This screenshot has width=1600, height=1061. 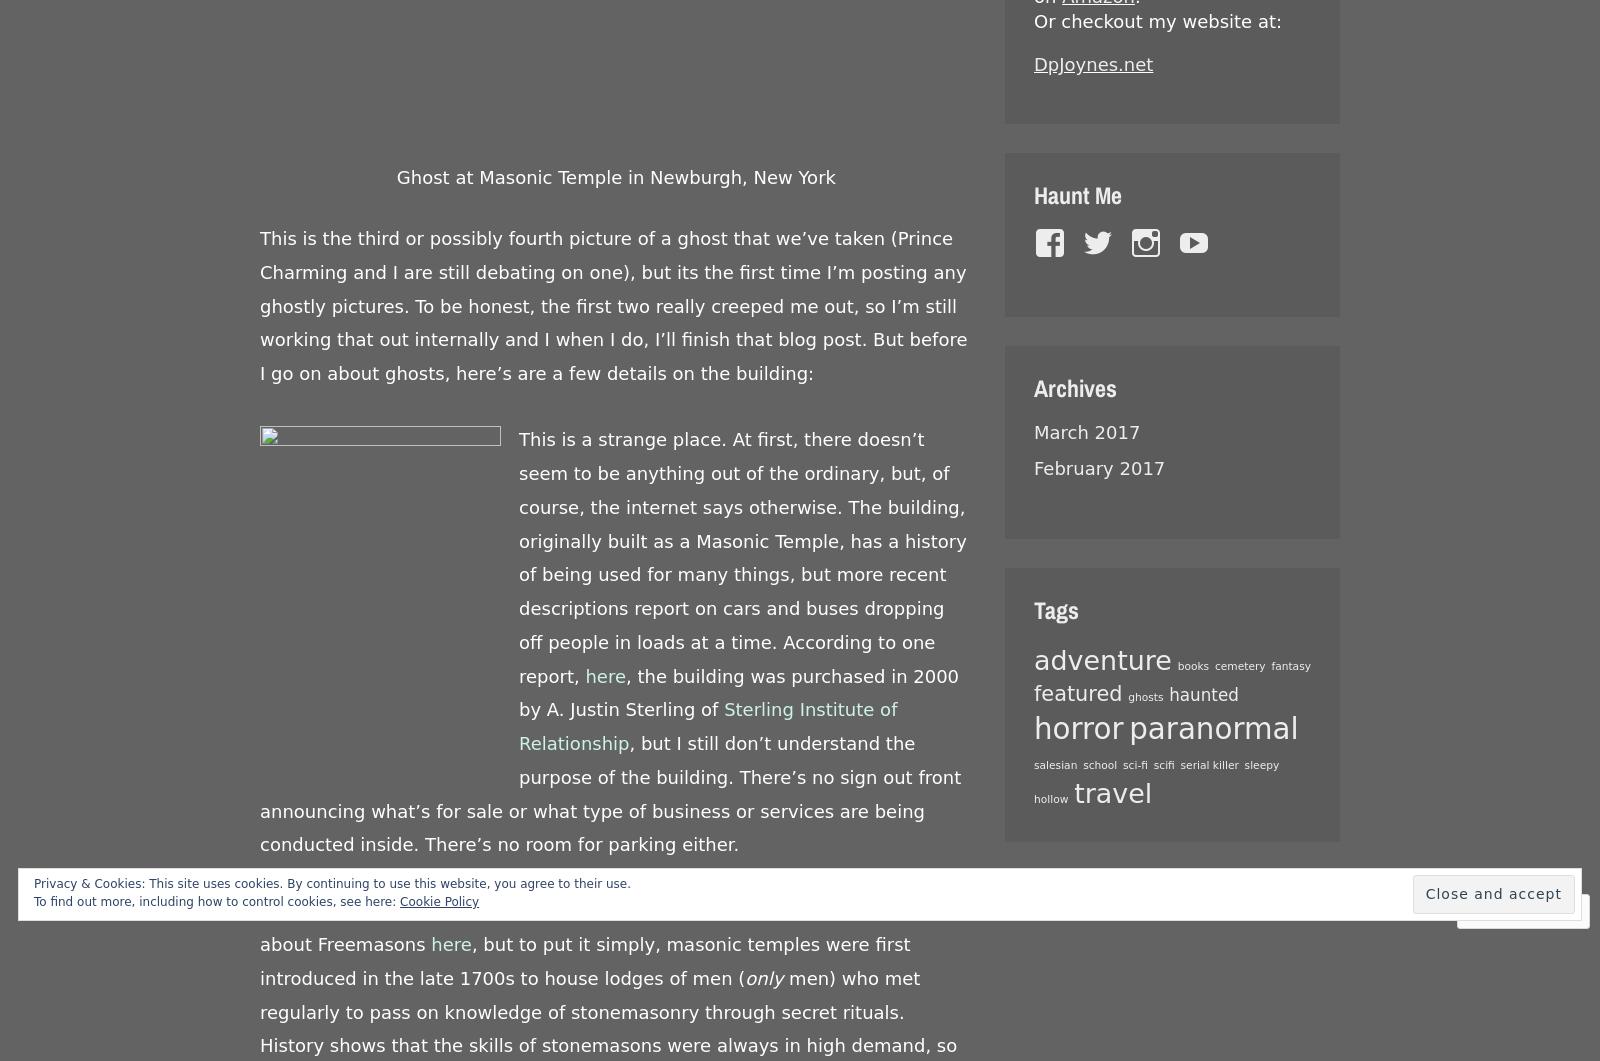 What do you see at coordinates (1033, 387) in the screenshot?
I see `'Archives'` at bounding box center [1033, 387].